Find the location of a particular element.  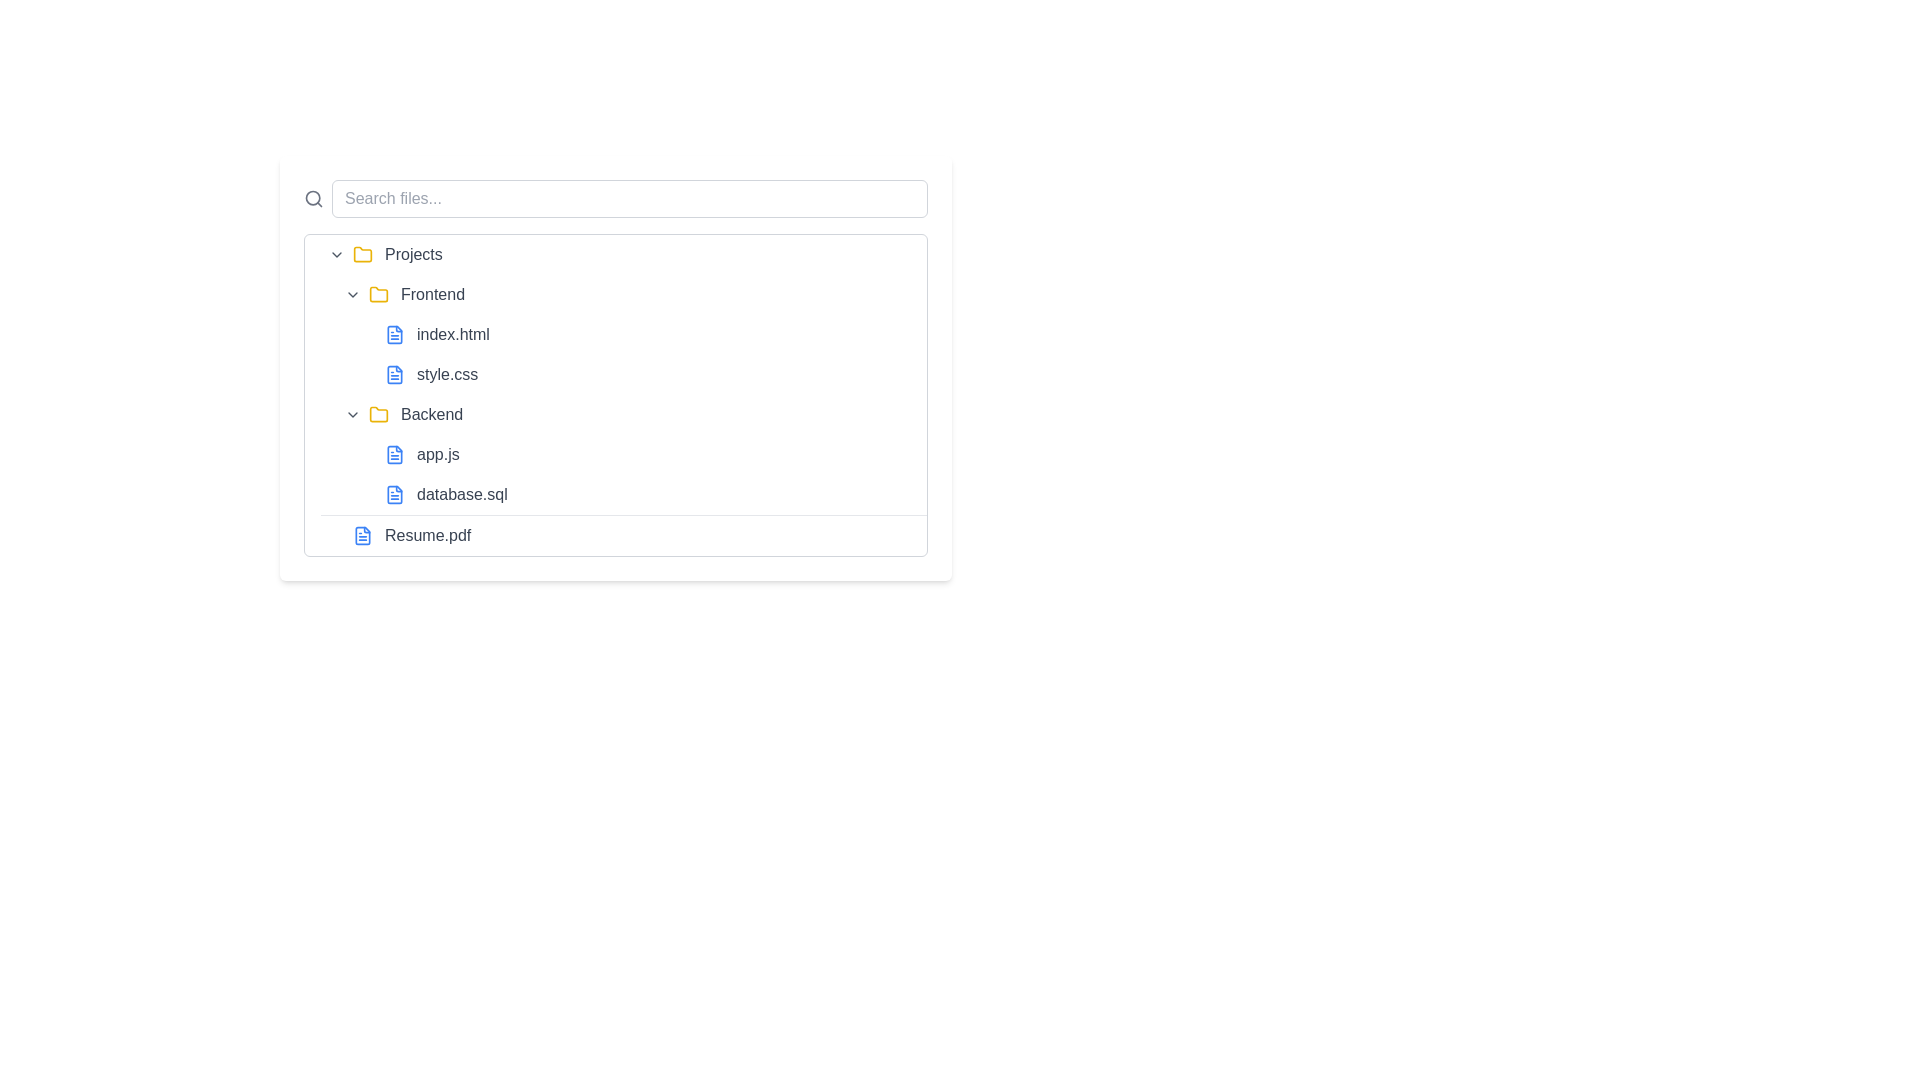

the icon representing the 'app.js' file located to the left of the text 'app.js' in the file list under the 'Backend' folder is located at coordinates (394, 455).